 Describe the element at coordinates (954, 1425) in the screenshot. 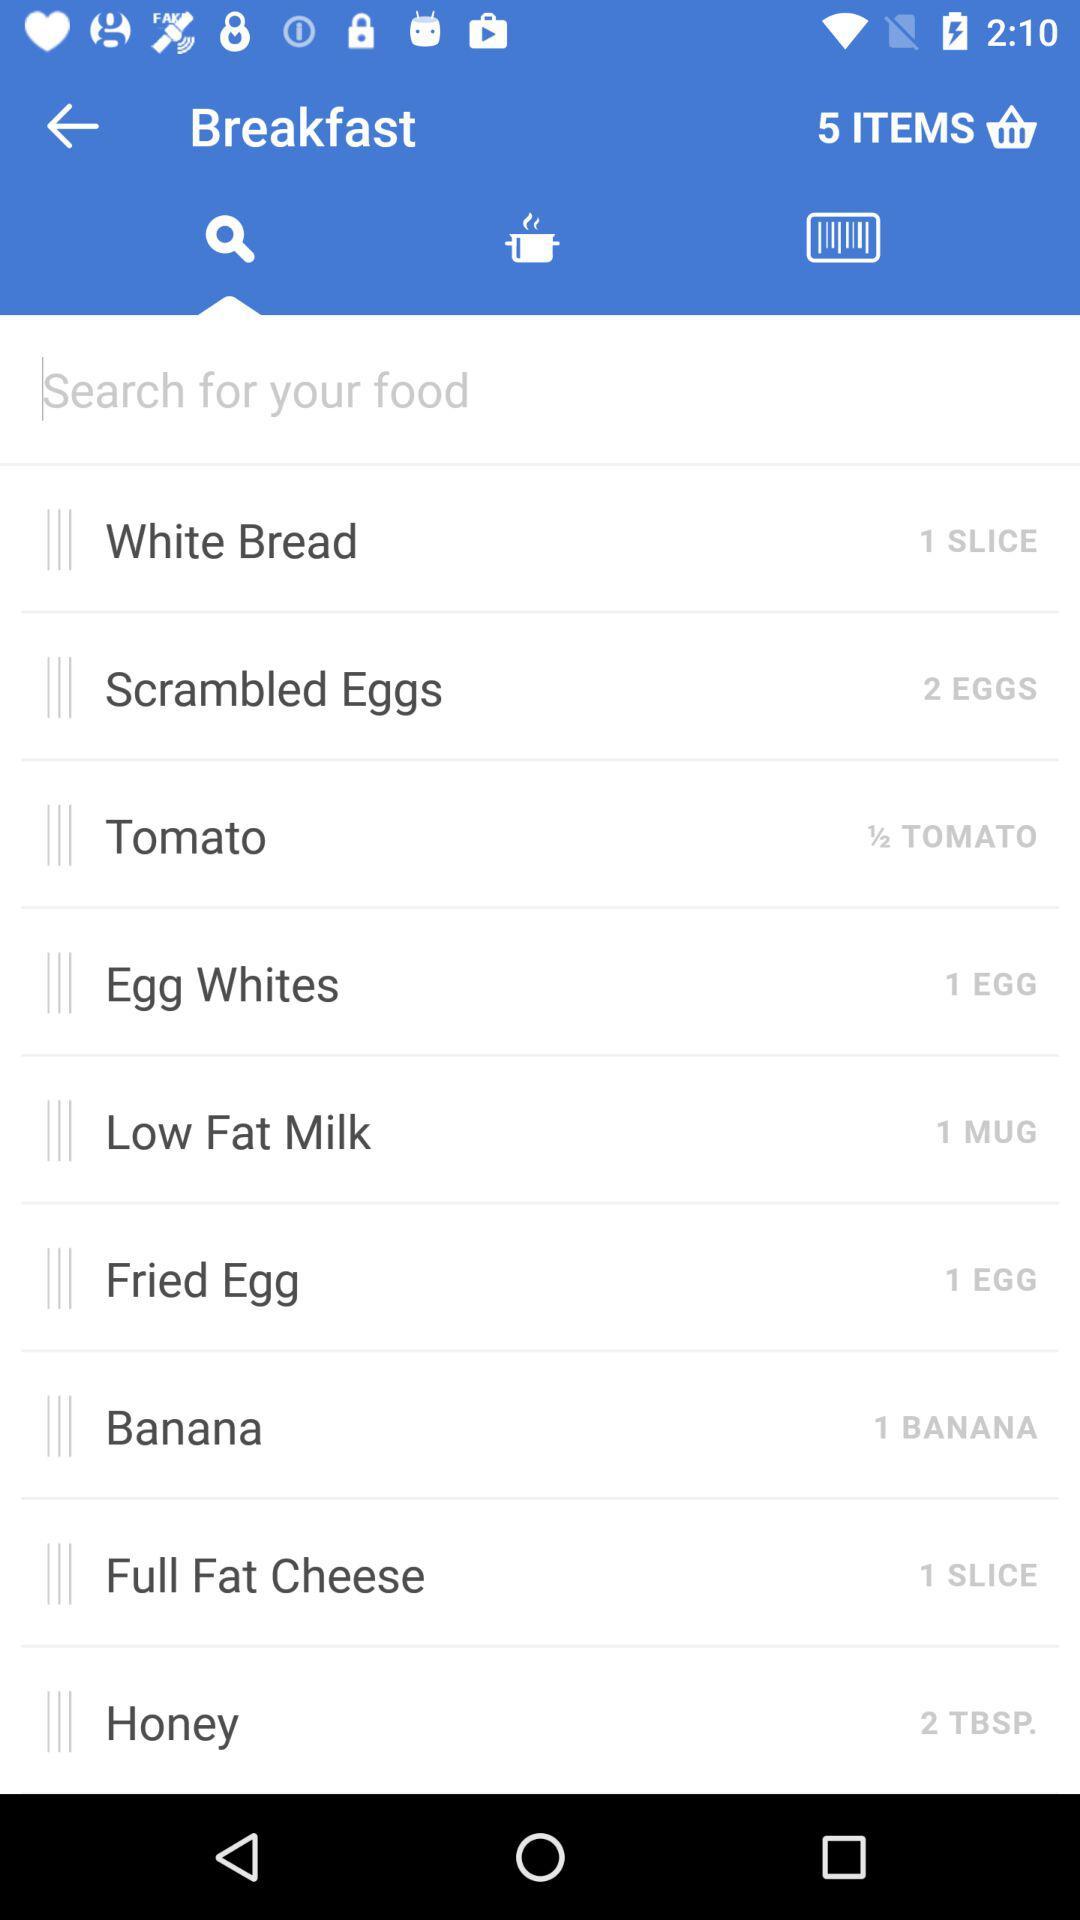

I see `the 1 banana` at that location.